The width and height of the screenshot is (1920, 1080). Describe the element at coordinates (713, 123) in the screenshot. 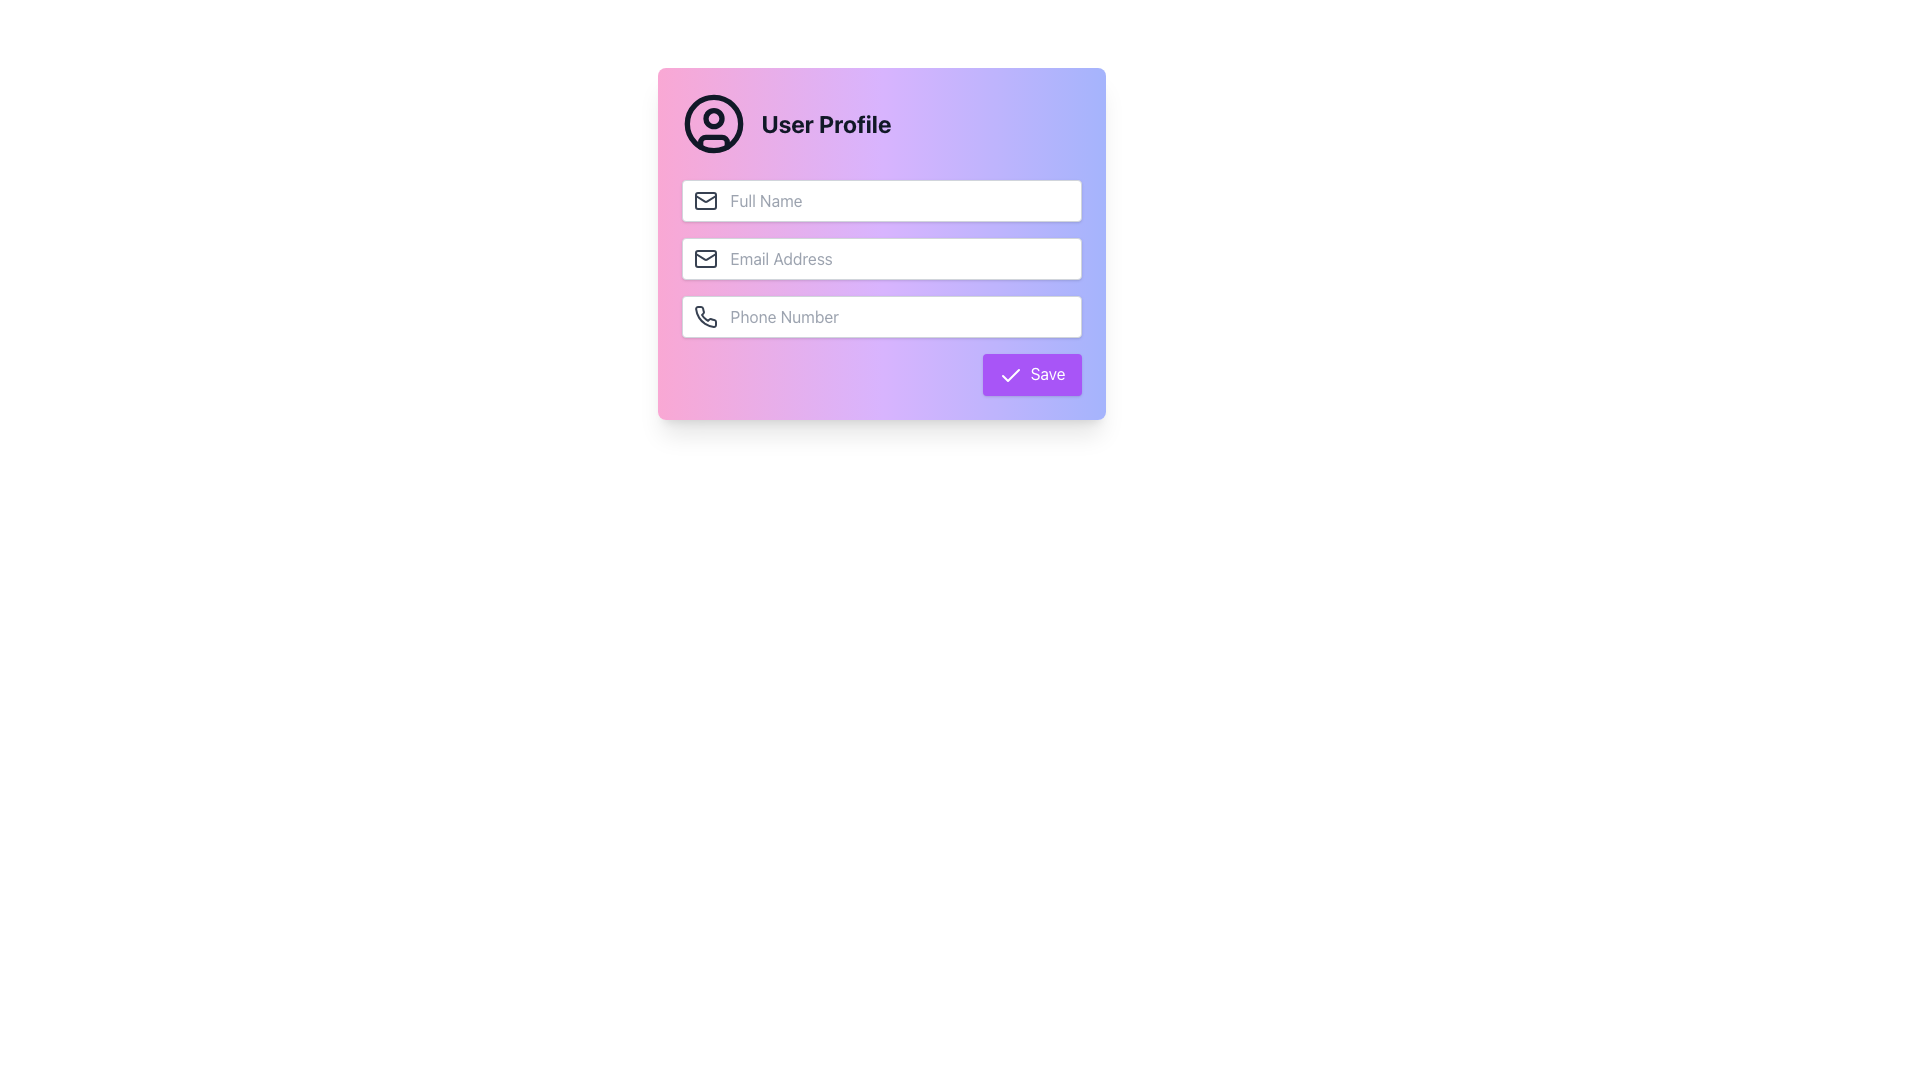

I see `the user profile icon, which is a person icon within a circular boundary, located at the top-left corner of a colorful card layout with a gradient background` at that location.